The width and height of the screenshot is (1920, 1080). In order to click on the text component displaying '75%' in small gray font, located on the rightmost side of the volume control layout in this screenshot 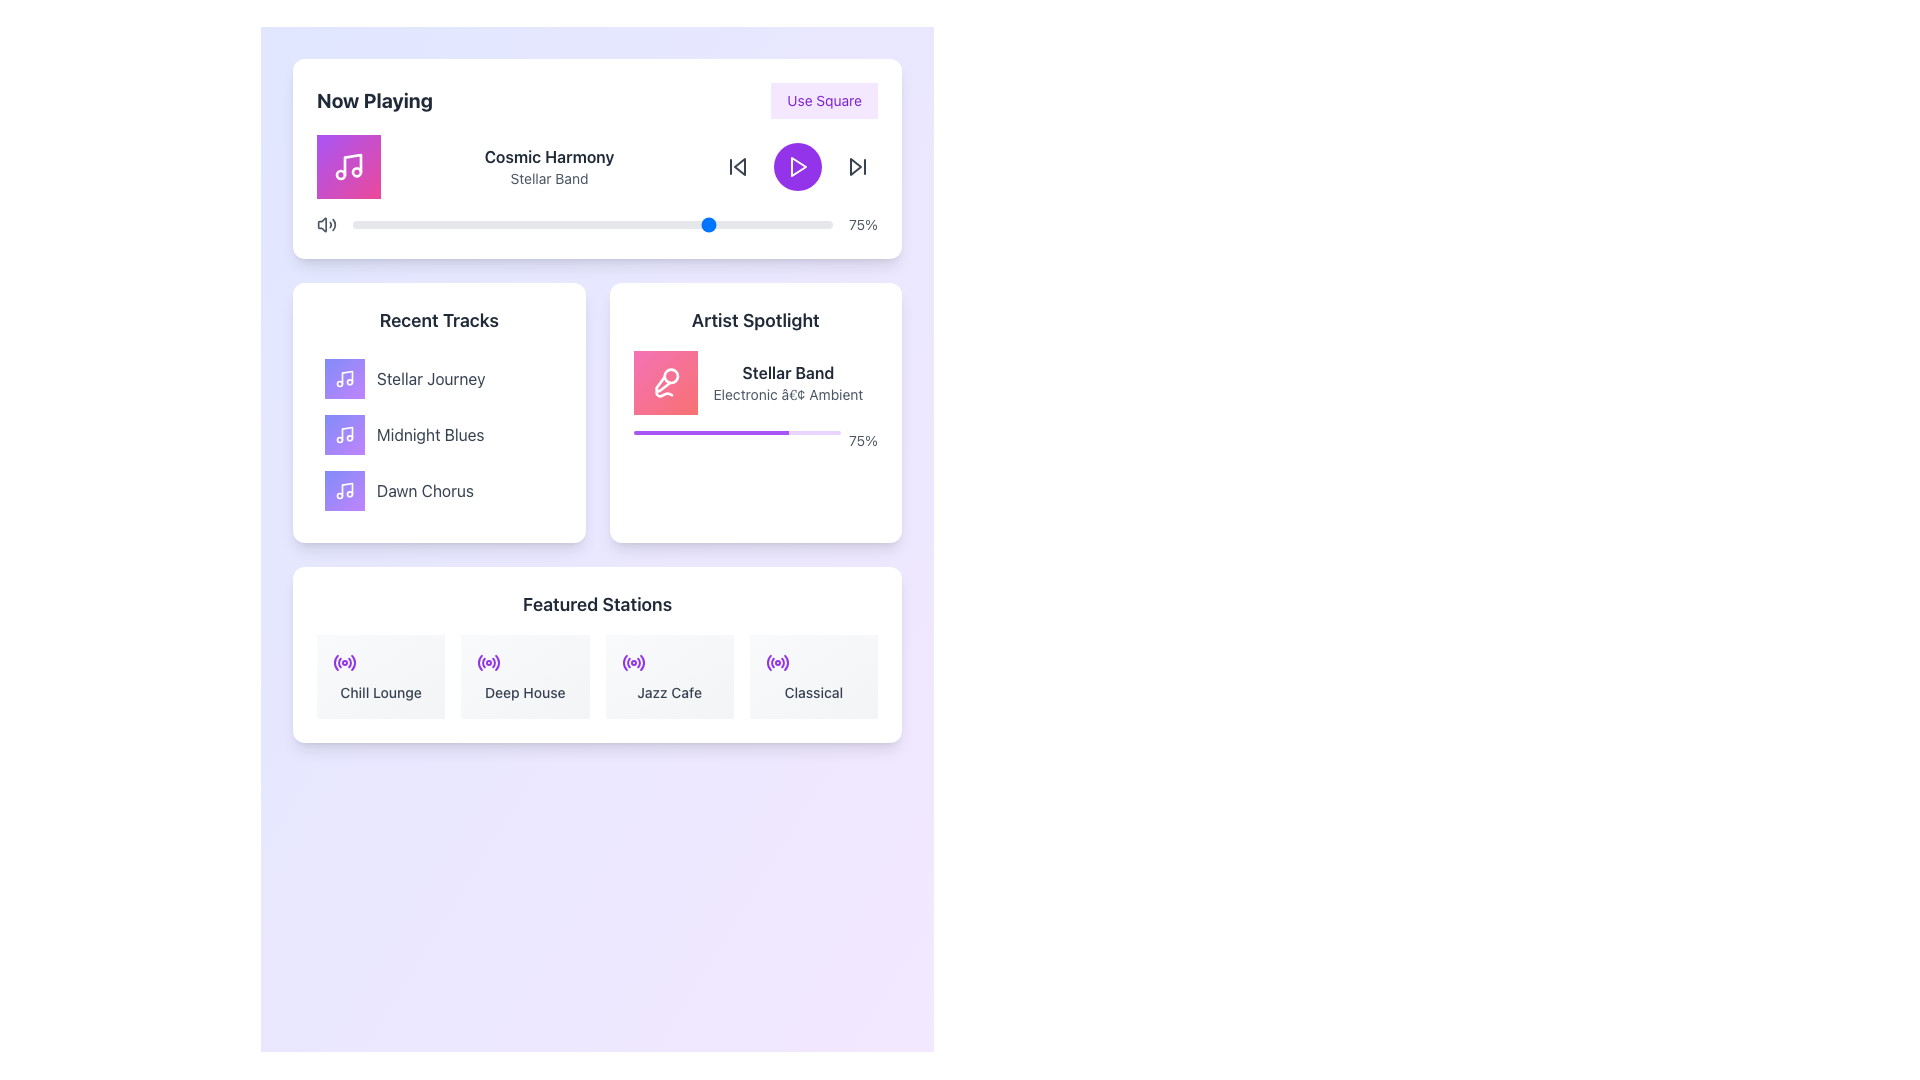, I will do `click(863, 224)`.